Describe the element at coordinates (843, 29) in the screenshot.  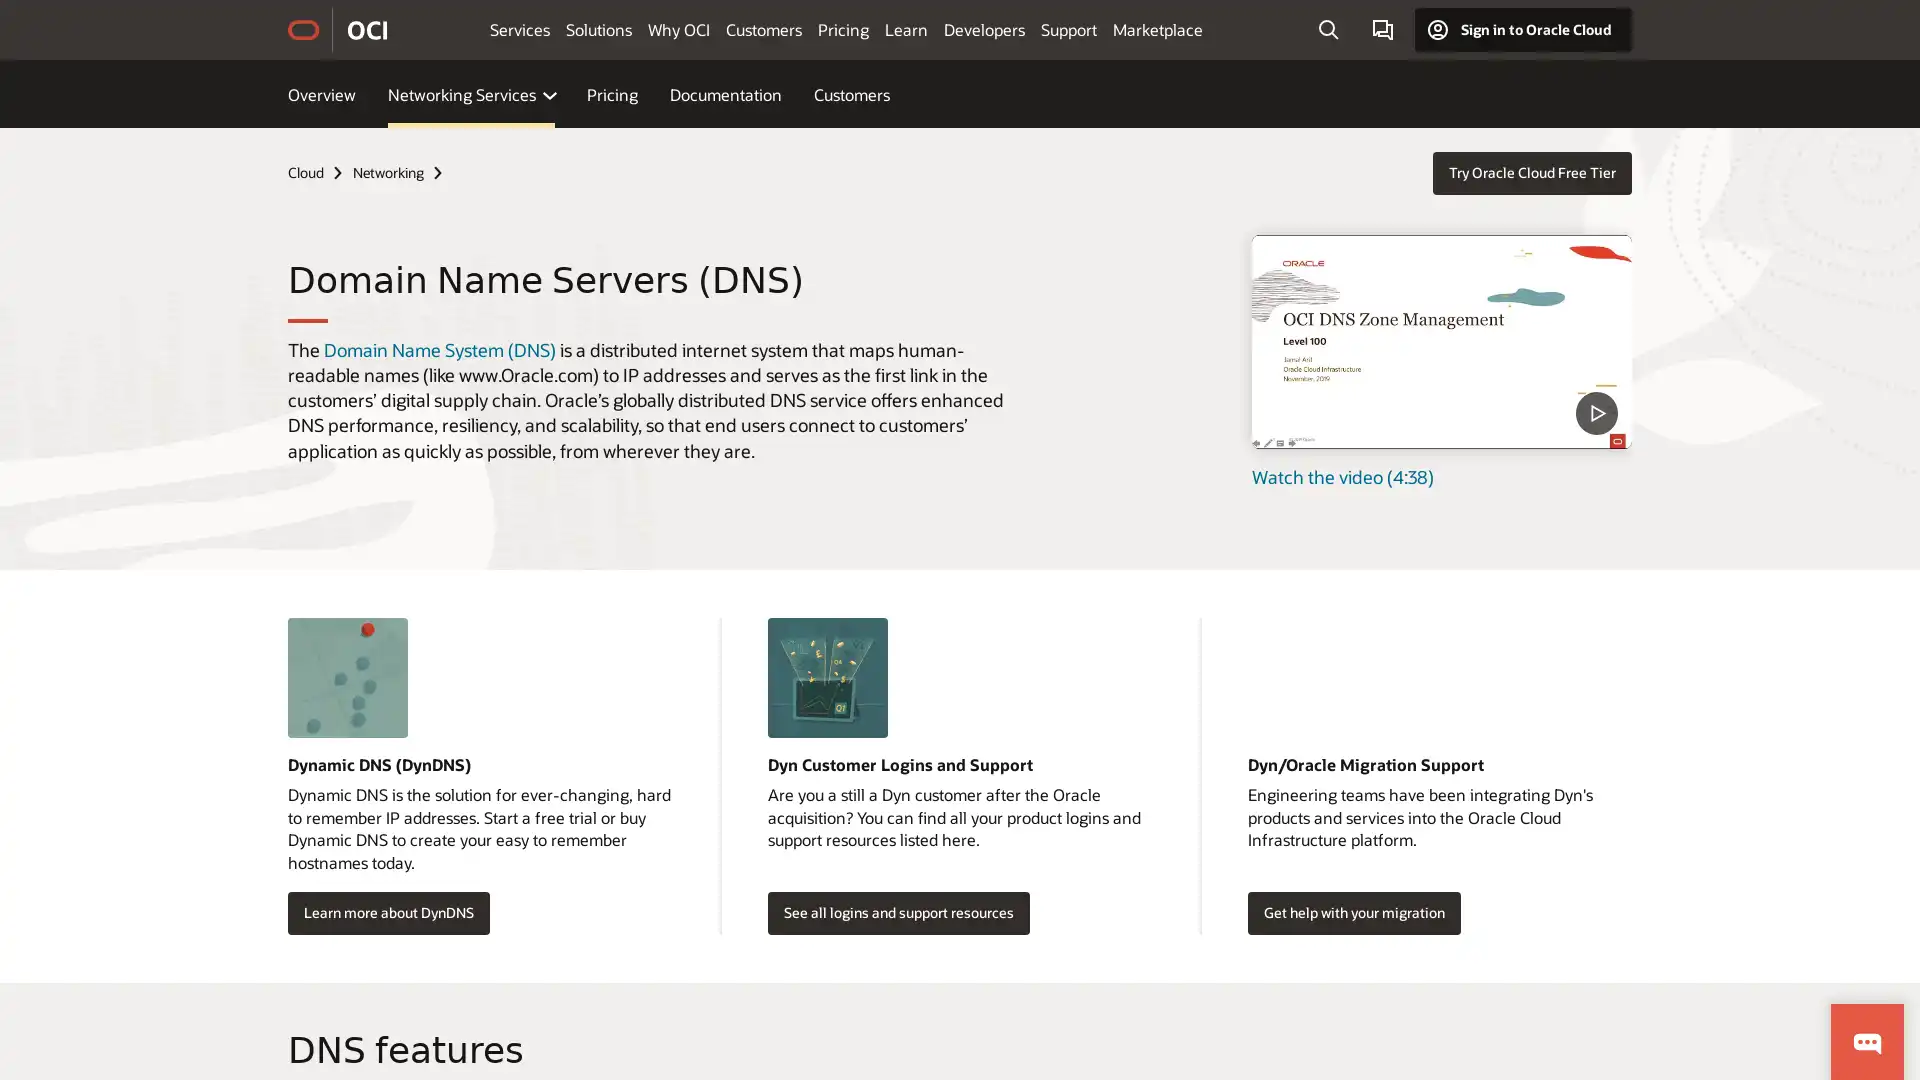
I see `Pricing` at that location.